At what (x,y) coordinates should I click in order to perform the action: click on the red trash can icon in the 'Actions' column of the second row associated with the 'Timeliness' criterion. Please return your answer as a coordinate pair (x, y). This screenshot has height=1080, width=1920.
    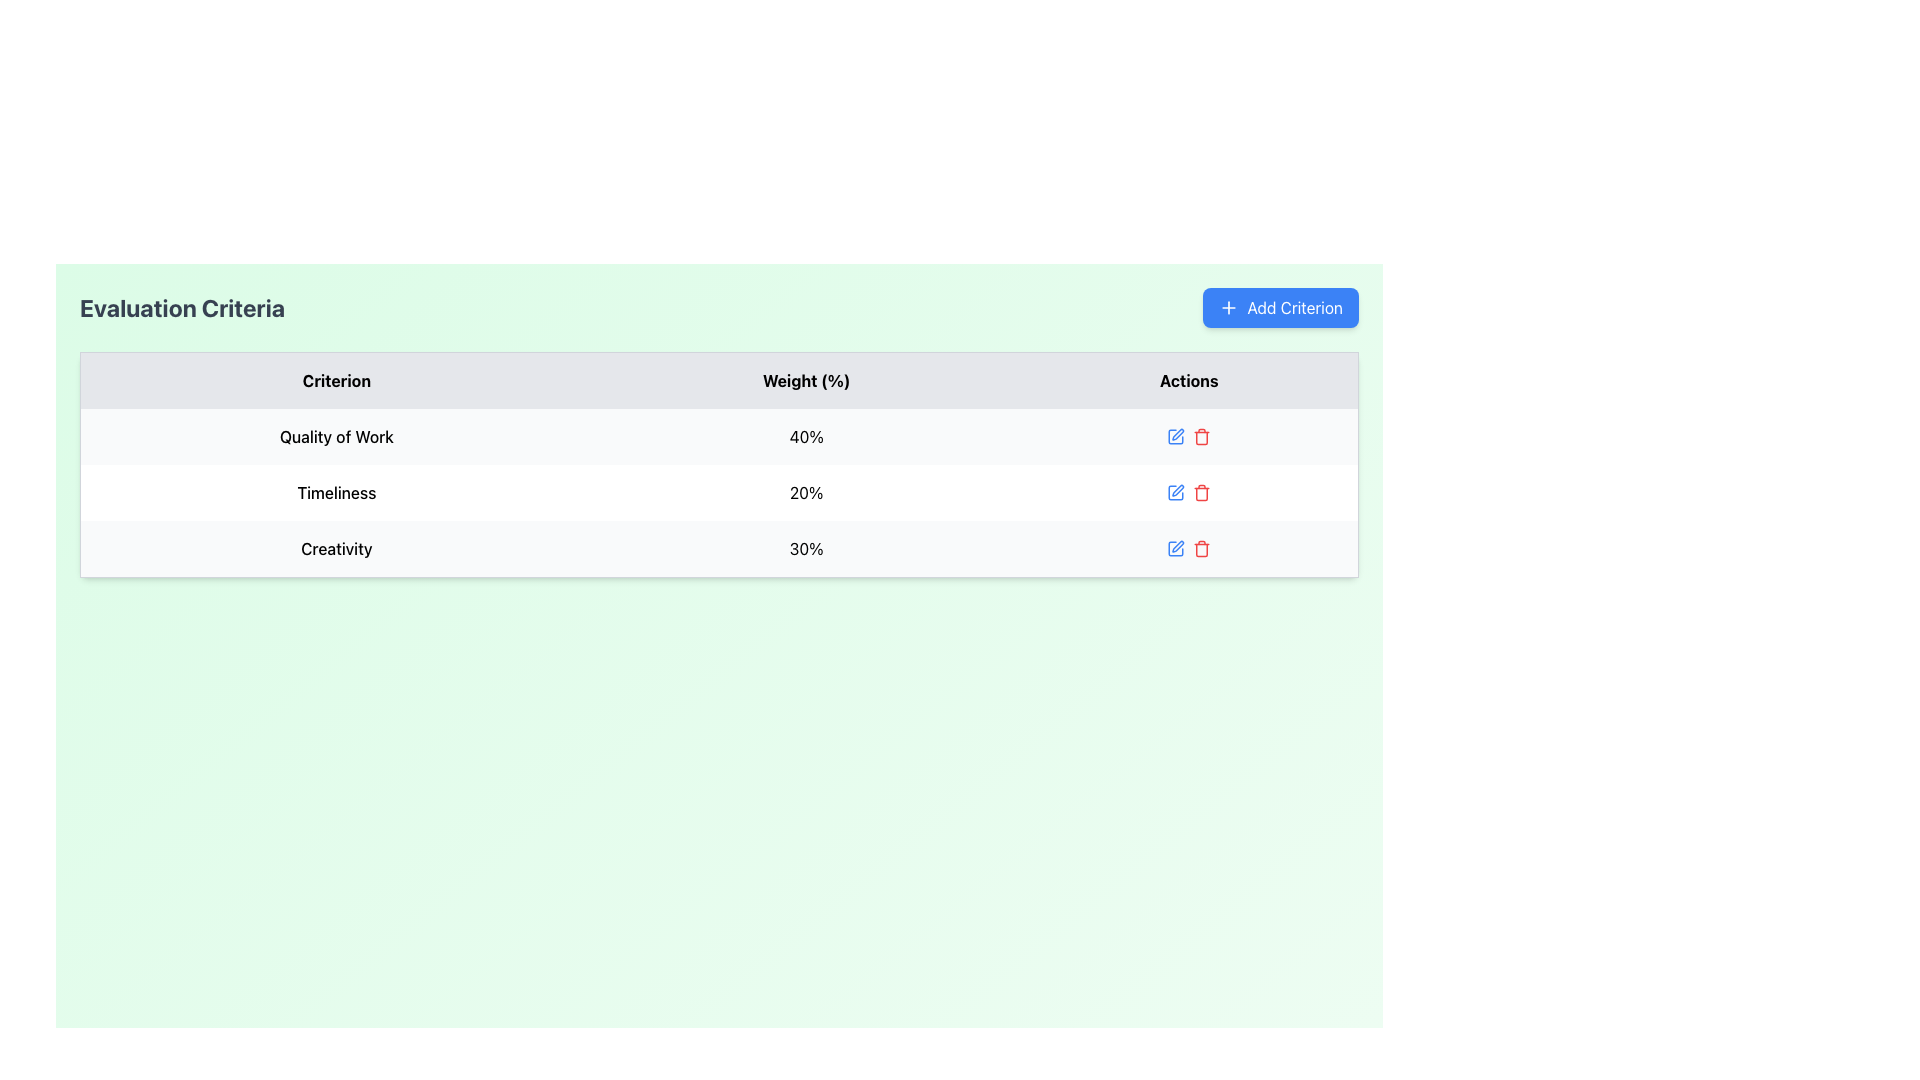
    Looking at the image, I should click on (1201, 493).